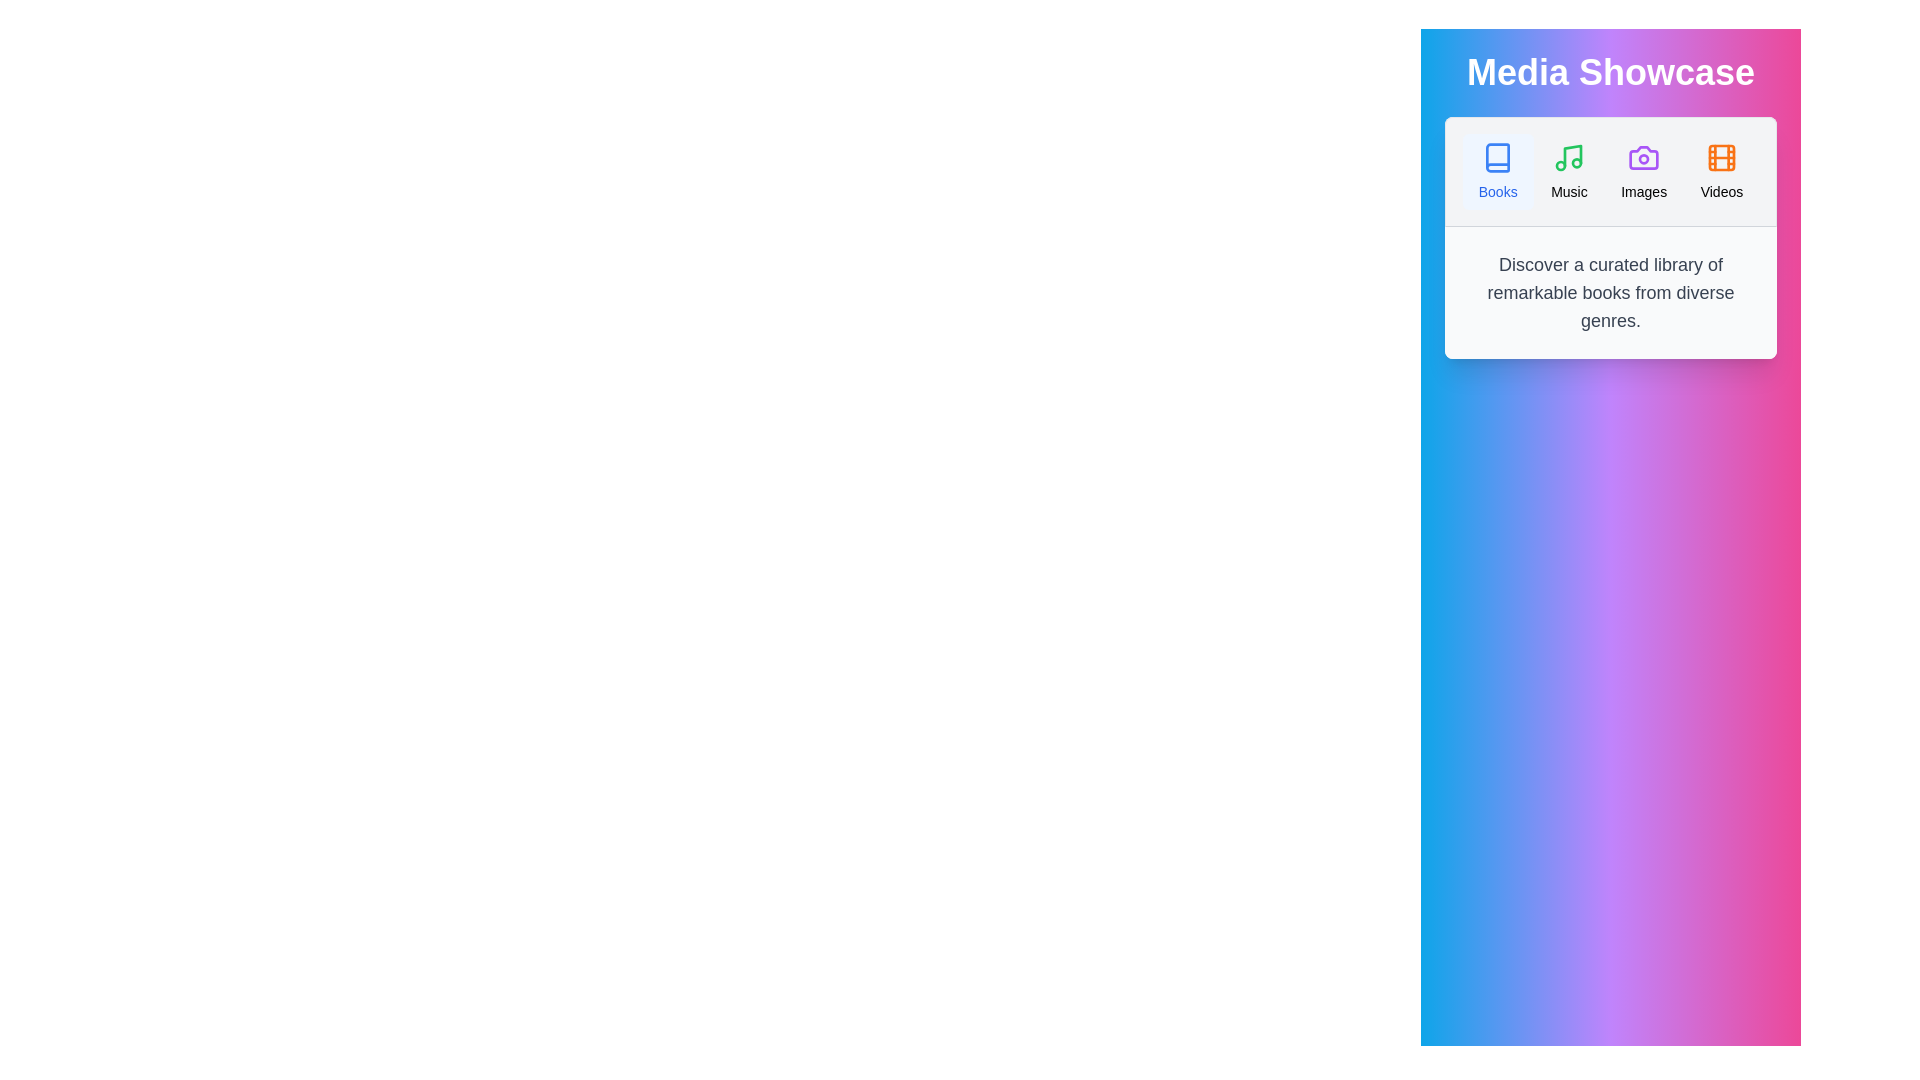 This screenshot has width=1920, height=1080. What do you see at coordinates (1720, 171) in the screenshot?
I see `the Videos tab by clicking on it` at bounding box center [1720, 171].